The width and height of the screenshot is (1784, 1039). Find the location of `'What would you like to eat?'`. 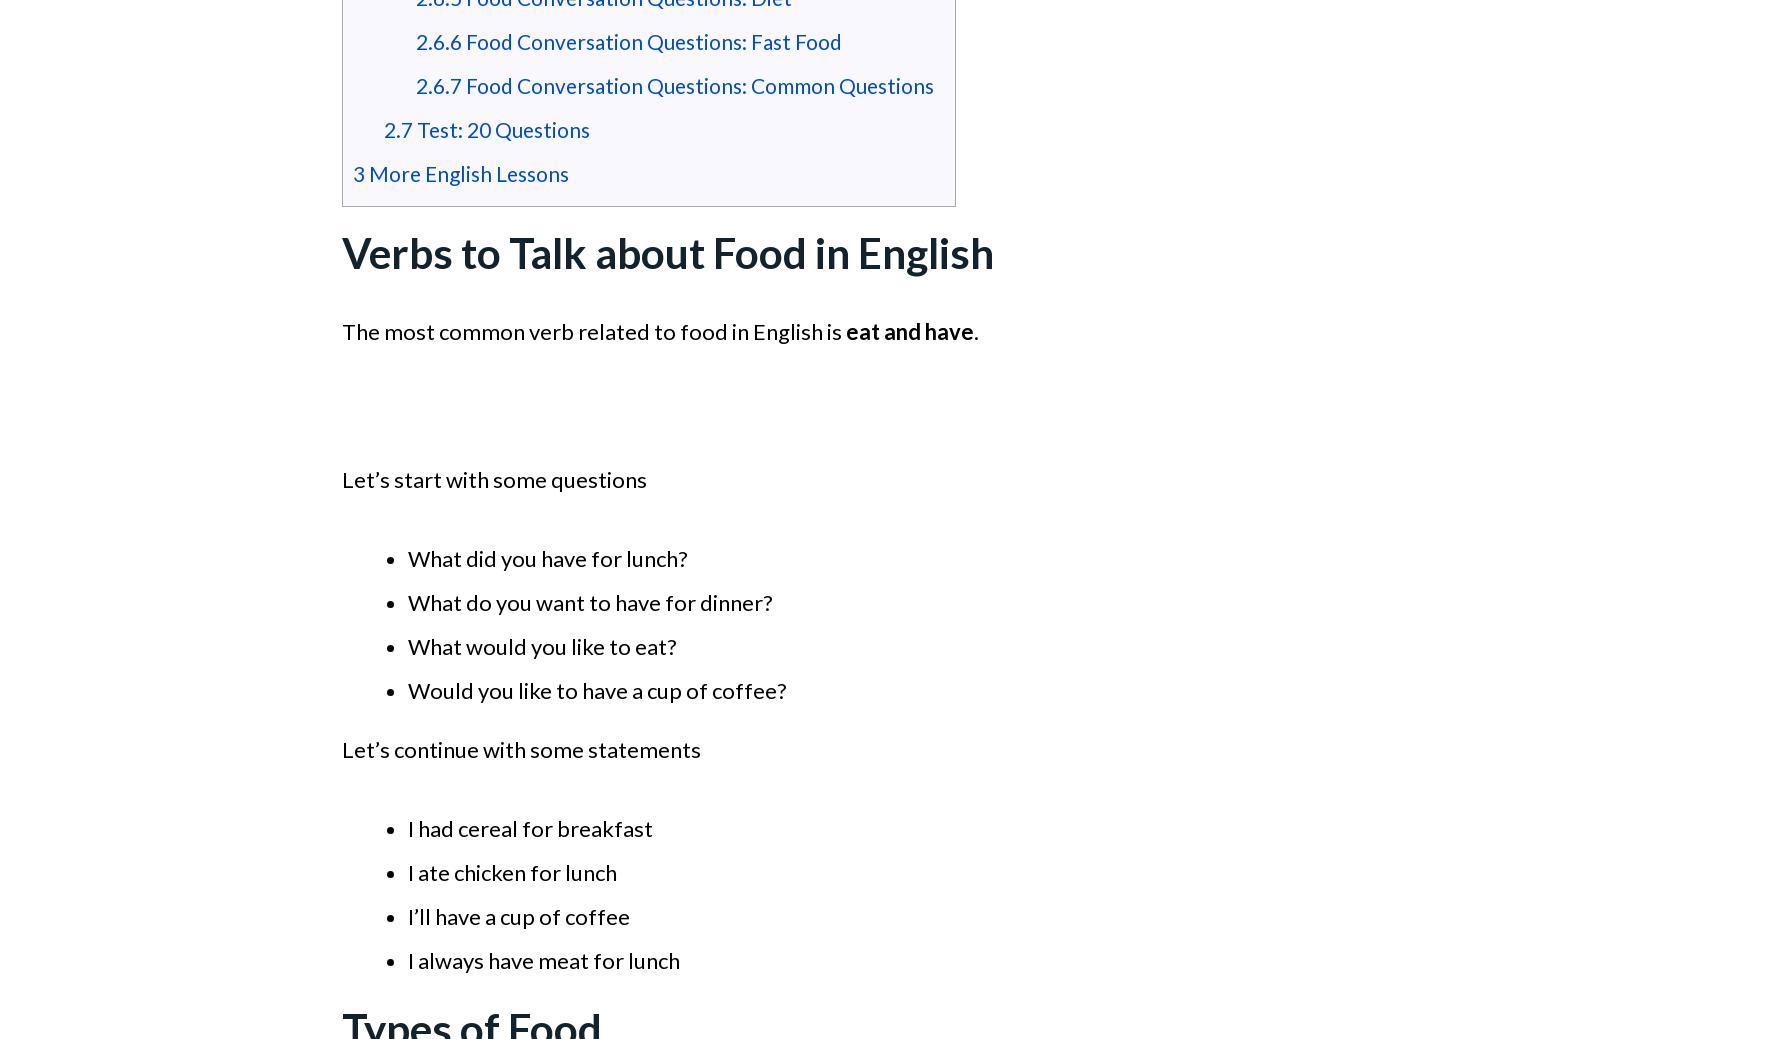

'What would you like to eat?' is located at coordinates (542, 646).